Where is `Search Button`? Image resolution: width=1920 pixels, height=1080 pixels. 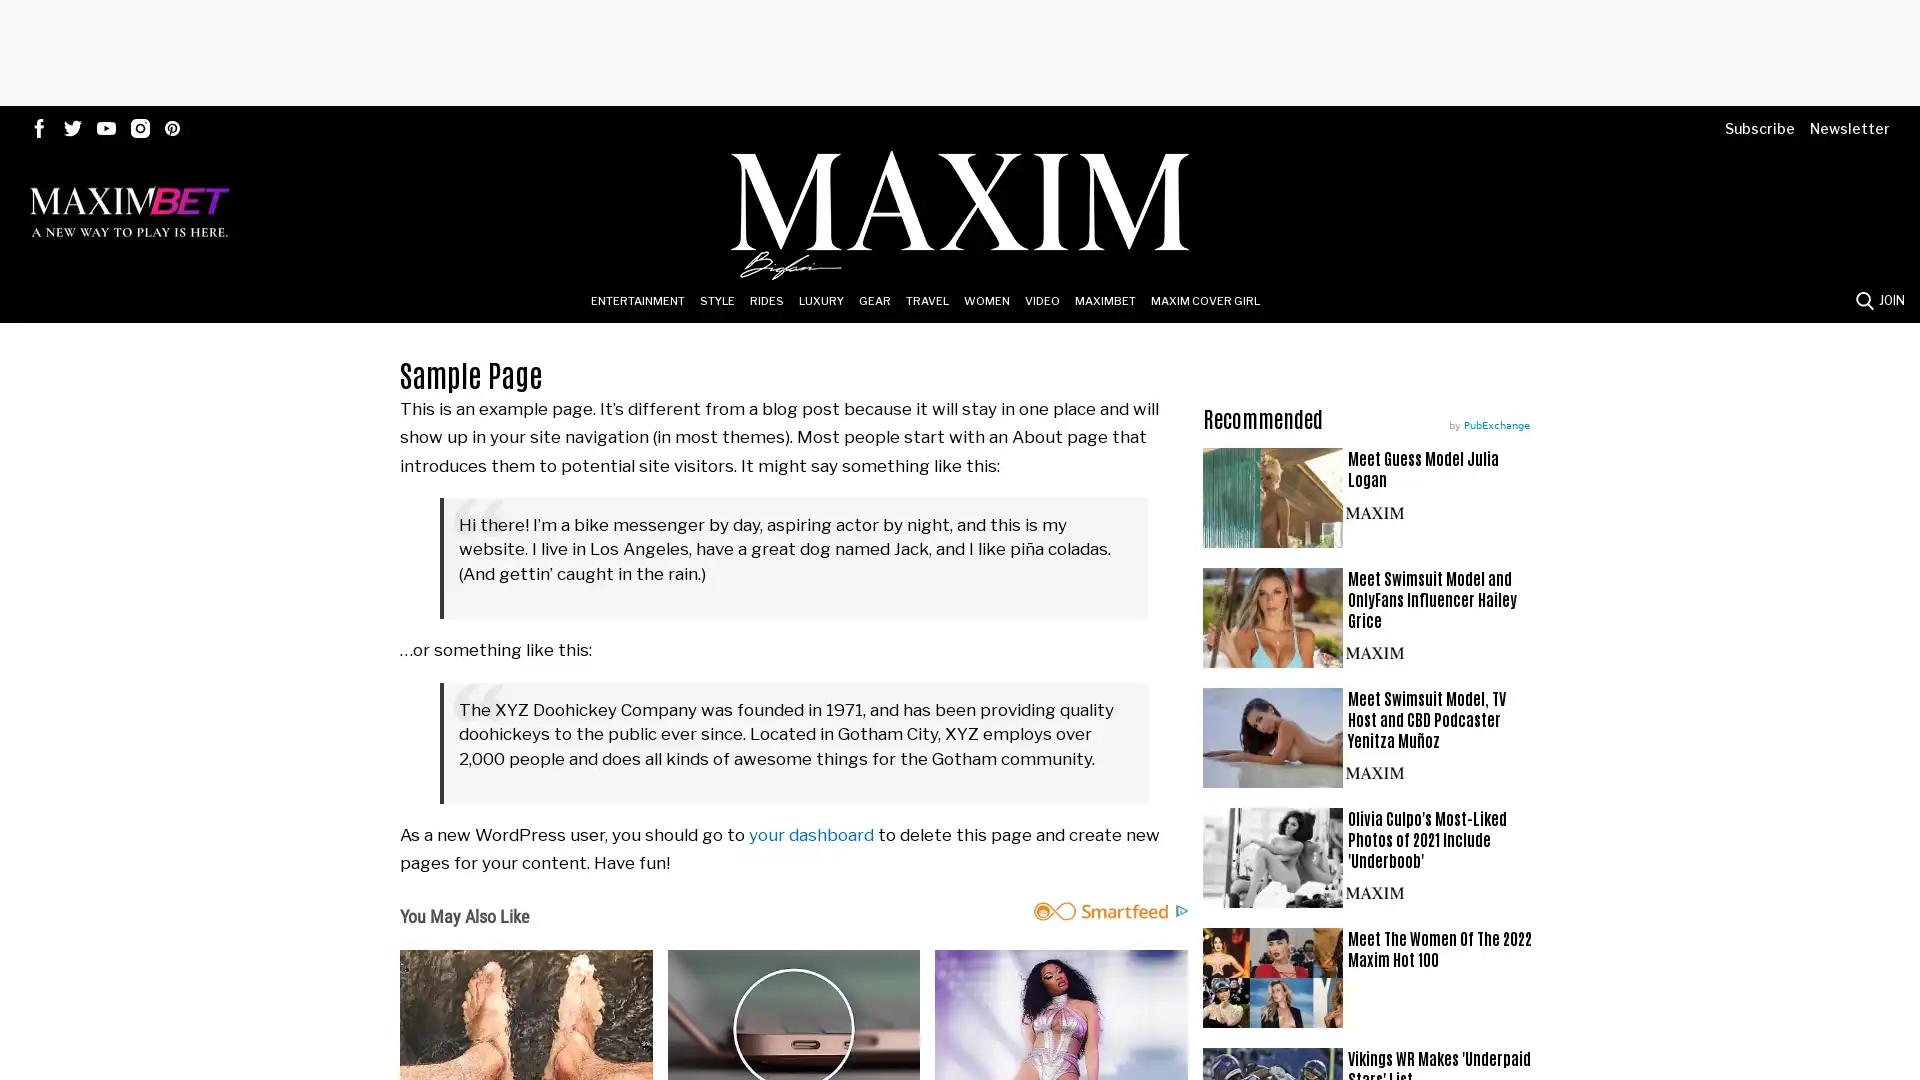 Search Button is located at coordinates (1863, 300).